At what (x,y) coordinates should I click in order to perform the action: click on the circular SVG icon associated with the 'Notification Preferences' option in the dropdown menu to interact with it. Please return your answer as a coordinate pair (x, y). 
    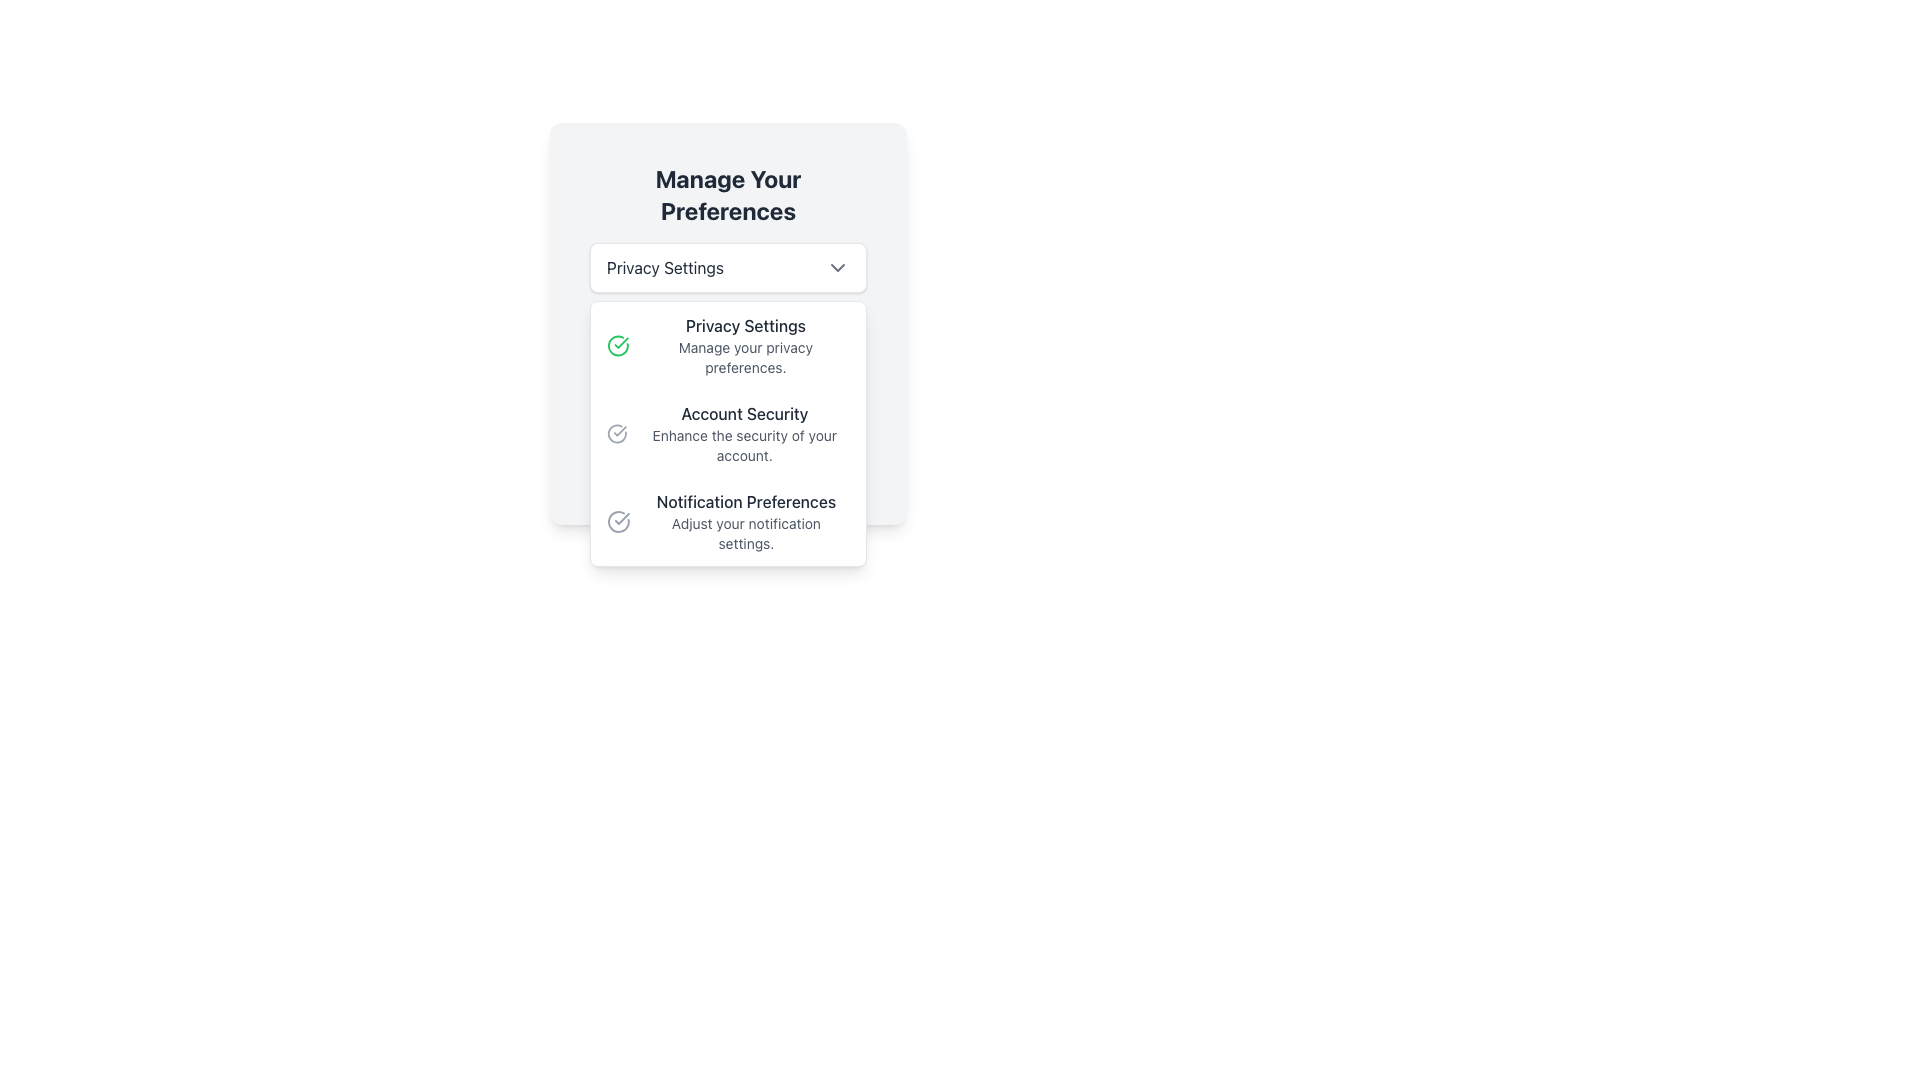
    Looking at the image, I should click on (618, 520).